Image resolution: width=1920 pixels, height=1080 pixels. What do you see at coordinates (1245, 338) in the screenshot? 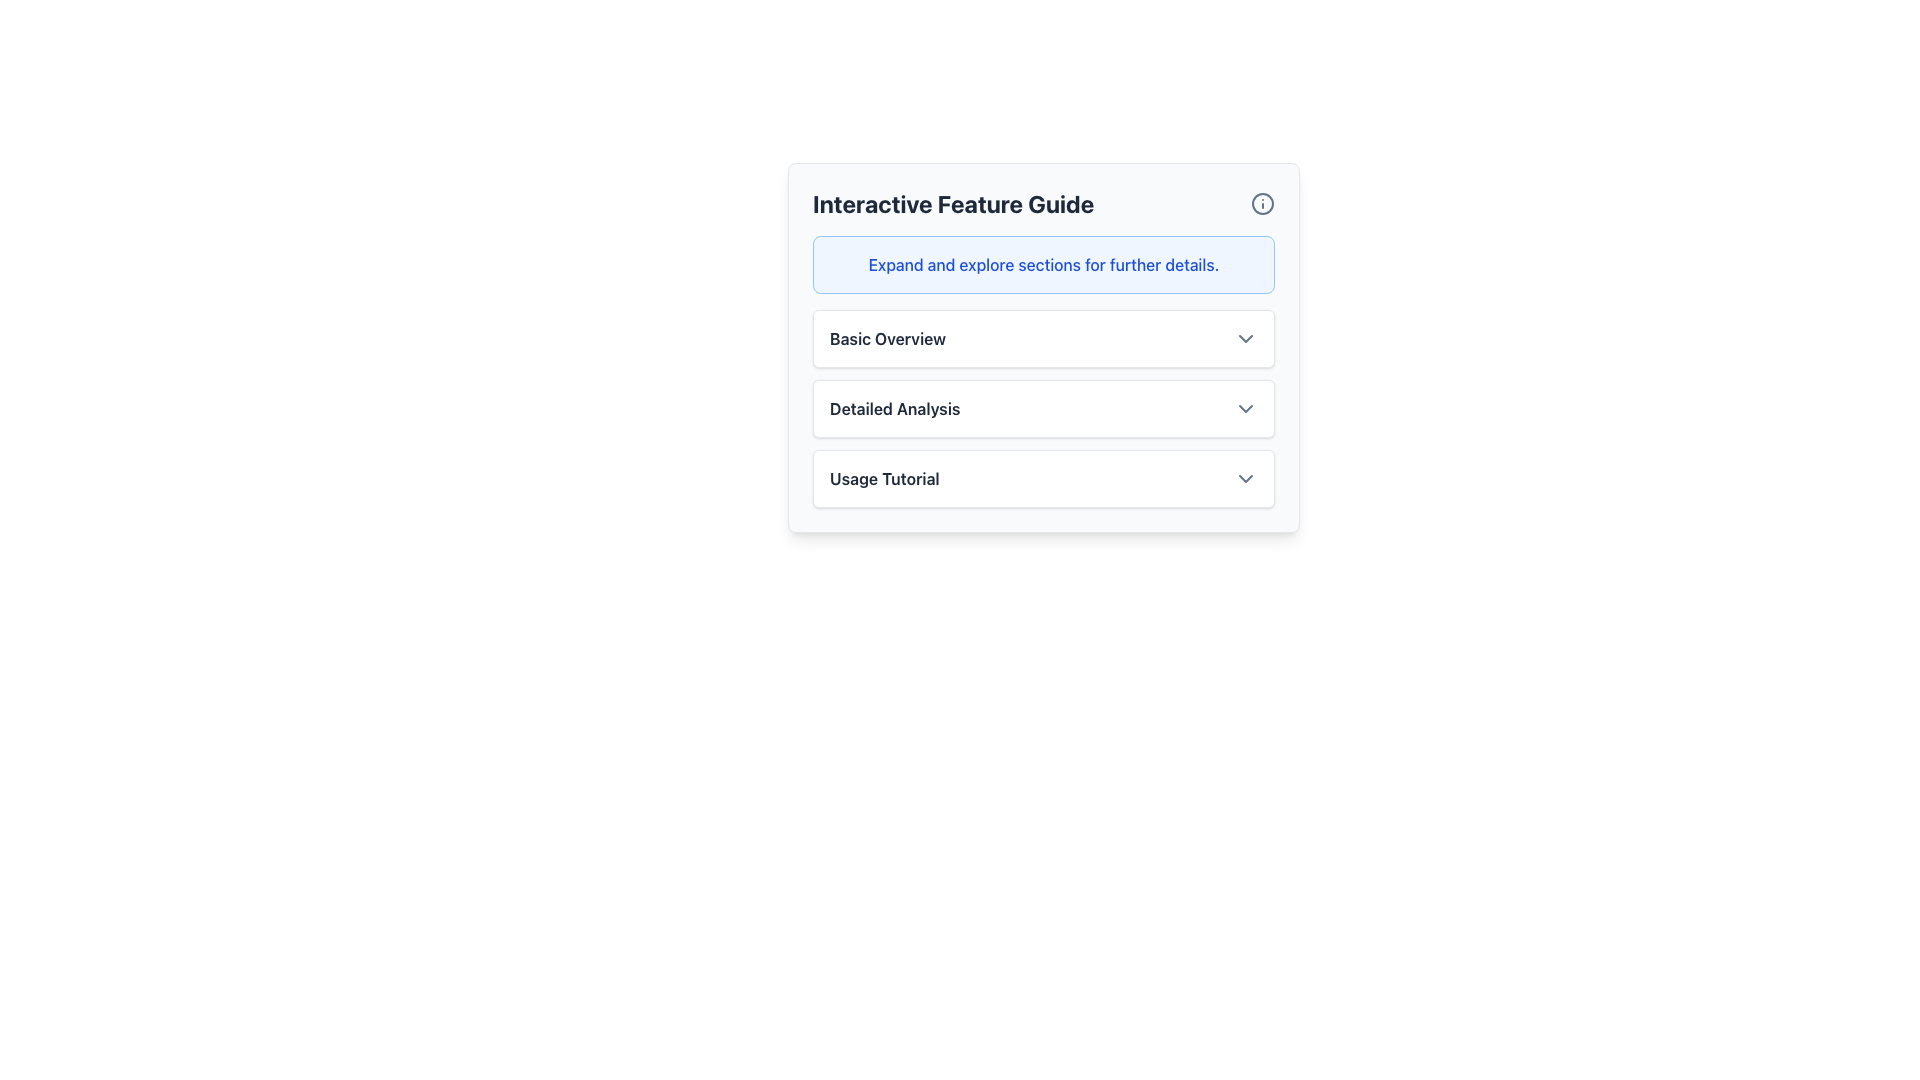
I see `the downwards-pointing chevron icon button styled in slate gray, located near the right edge of the 'Basic Overview' row` at bounding box center [1245, 338].